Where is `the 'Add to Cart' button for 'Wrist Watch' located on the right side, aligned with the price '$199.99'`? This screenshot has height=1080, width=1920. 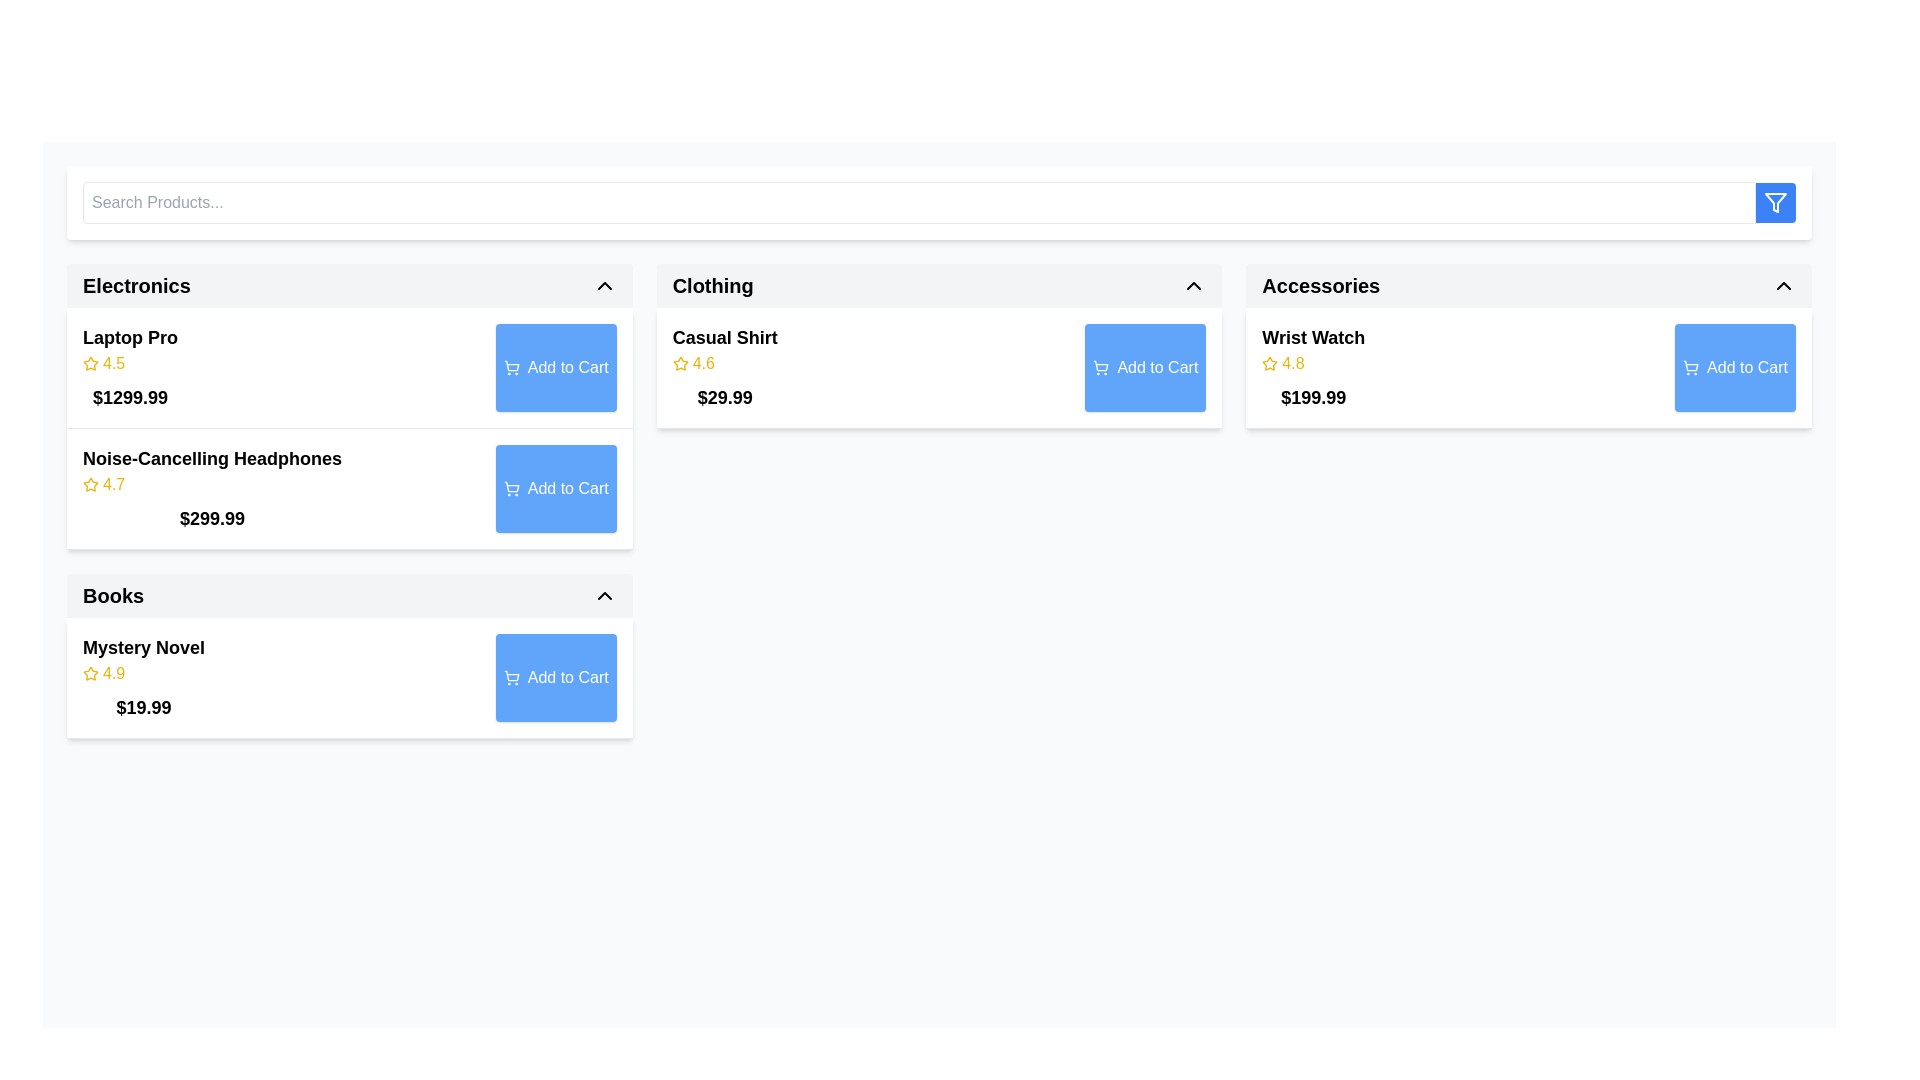 the 'Add to Cart' button for 'Wrist Watch' located on the right side, aligned with the price '$199.99' is located at coordinates (1734, 367).